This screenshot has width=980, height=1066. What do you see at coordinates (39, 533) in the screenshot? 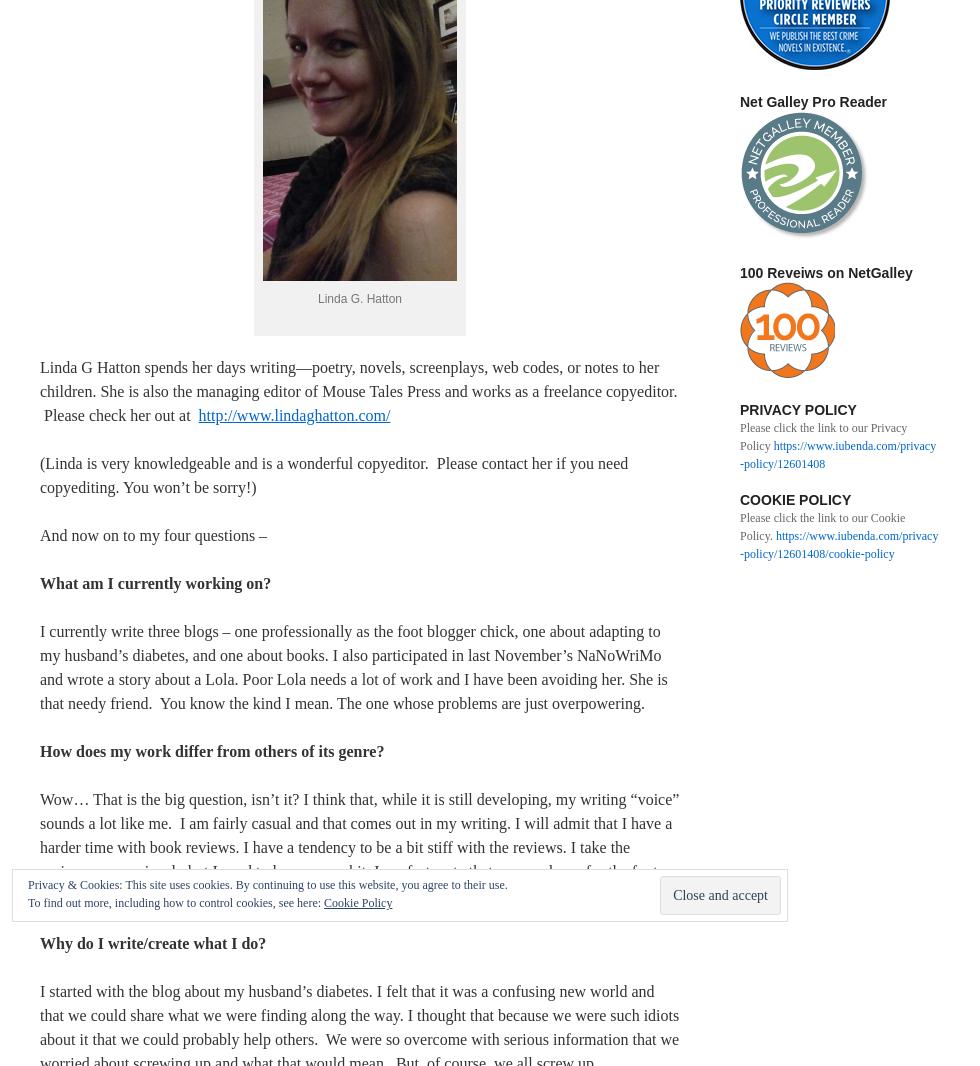
I see `'And now on to my four questions –'` at bounding box center [39, 533].